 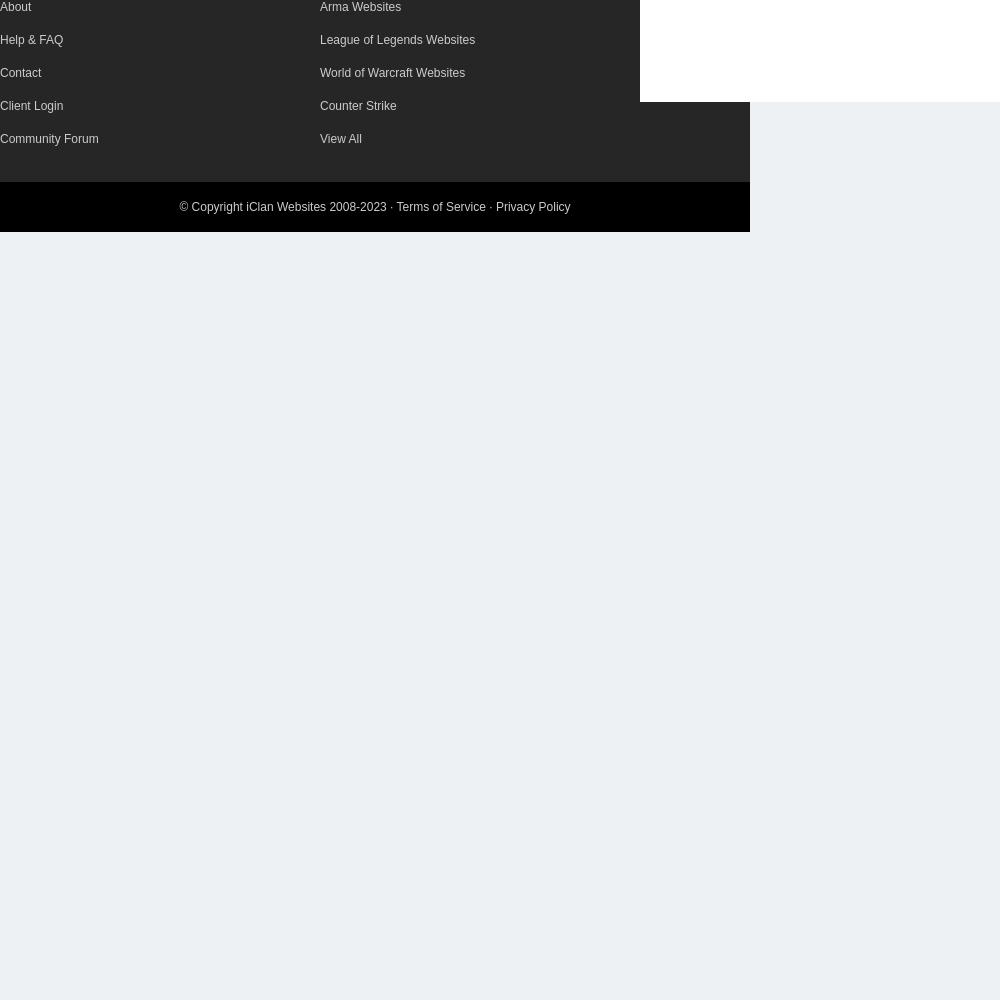 I want to click on 'Terms of Service', so click(x=439, y=206).